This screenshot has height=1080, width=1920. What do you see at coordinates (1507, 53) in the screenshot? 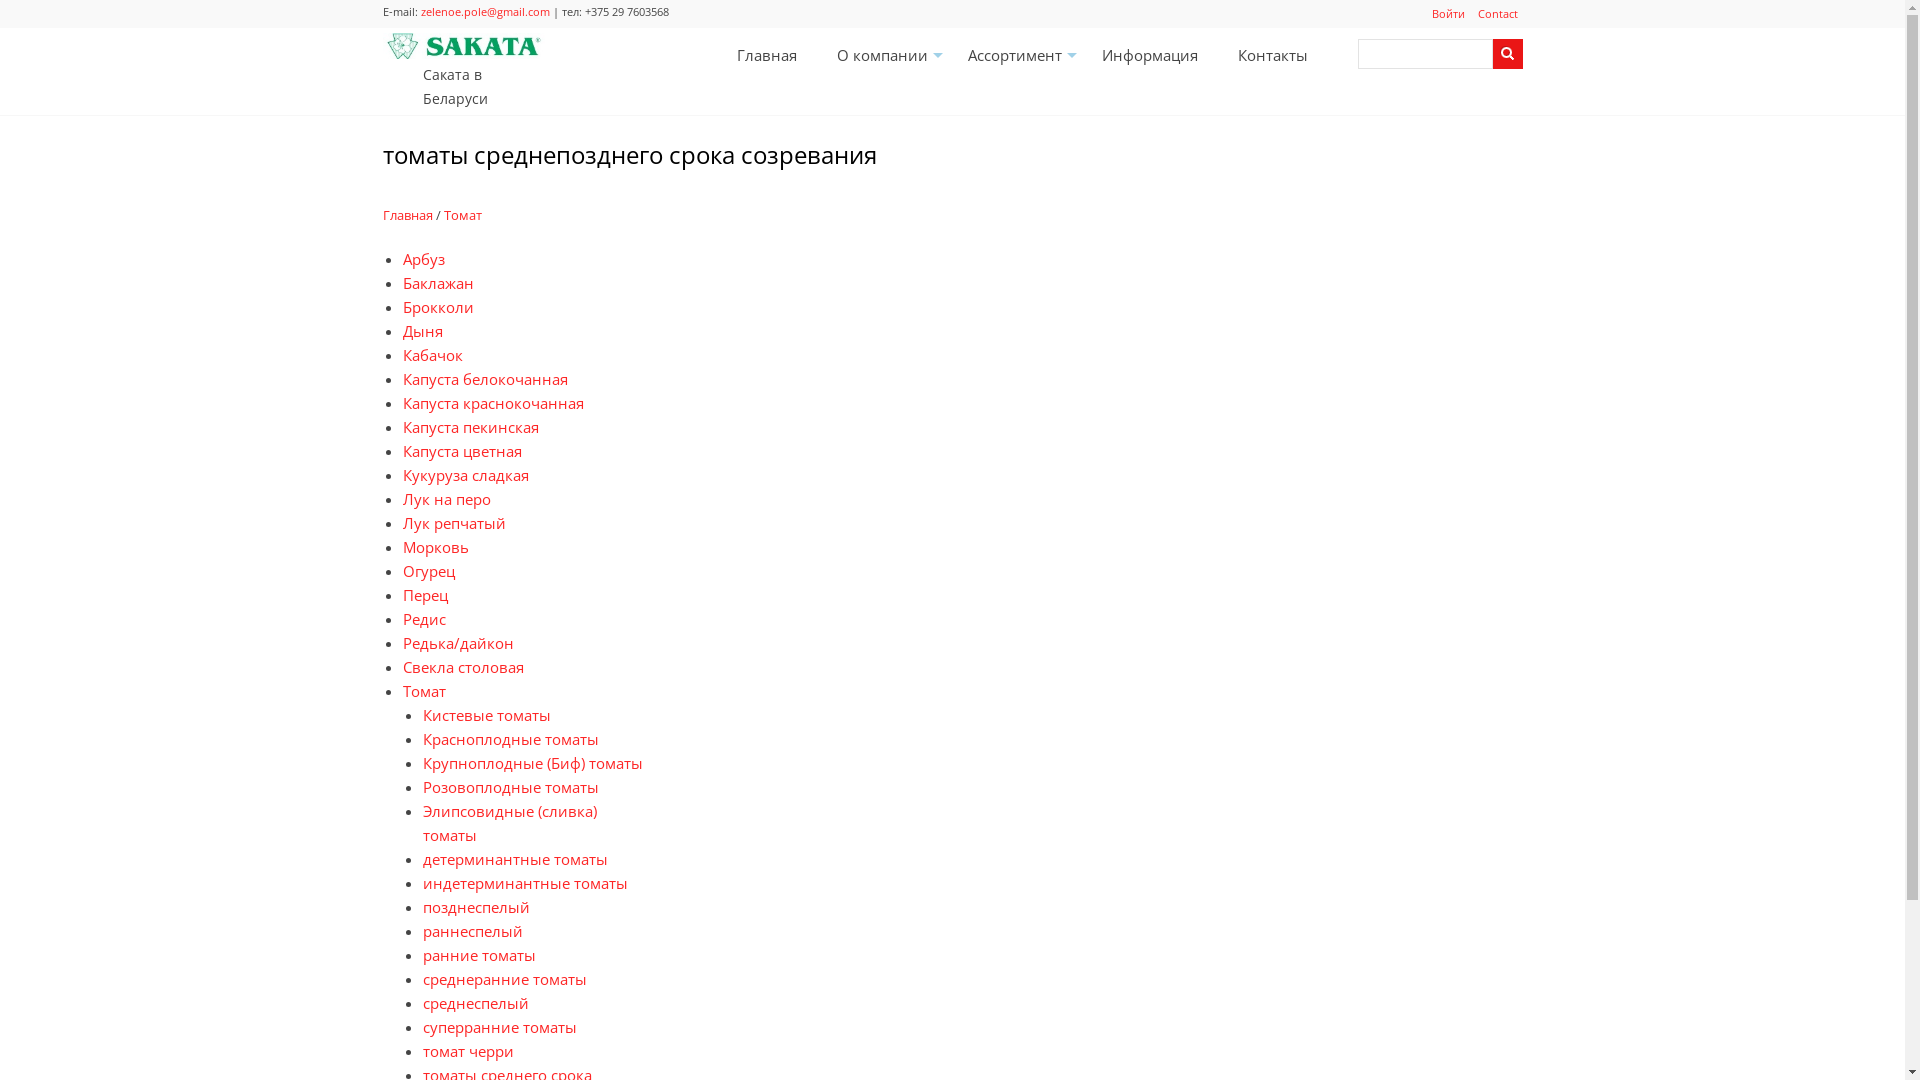
I see `'Search'` at bounding box center [1507, 53].